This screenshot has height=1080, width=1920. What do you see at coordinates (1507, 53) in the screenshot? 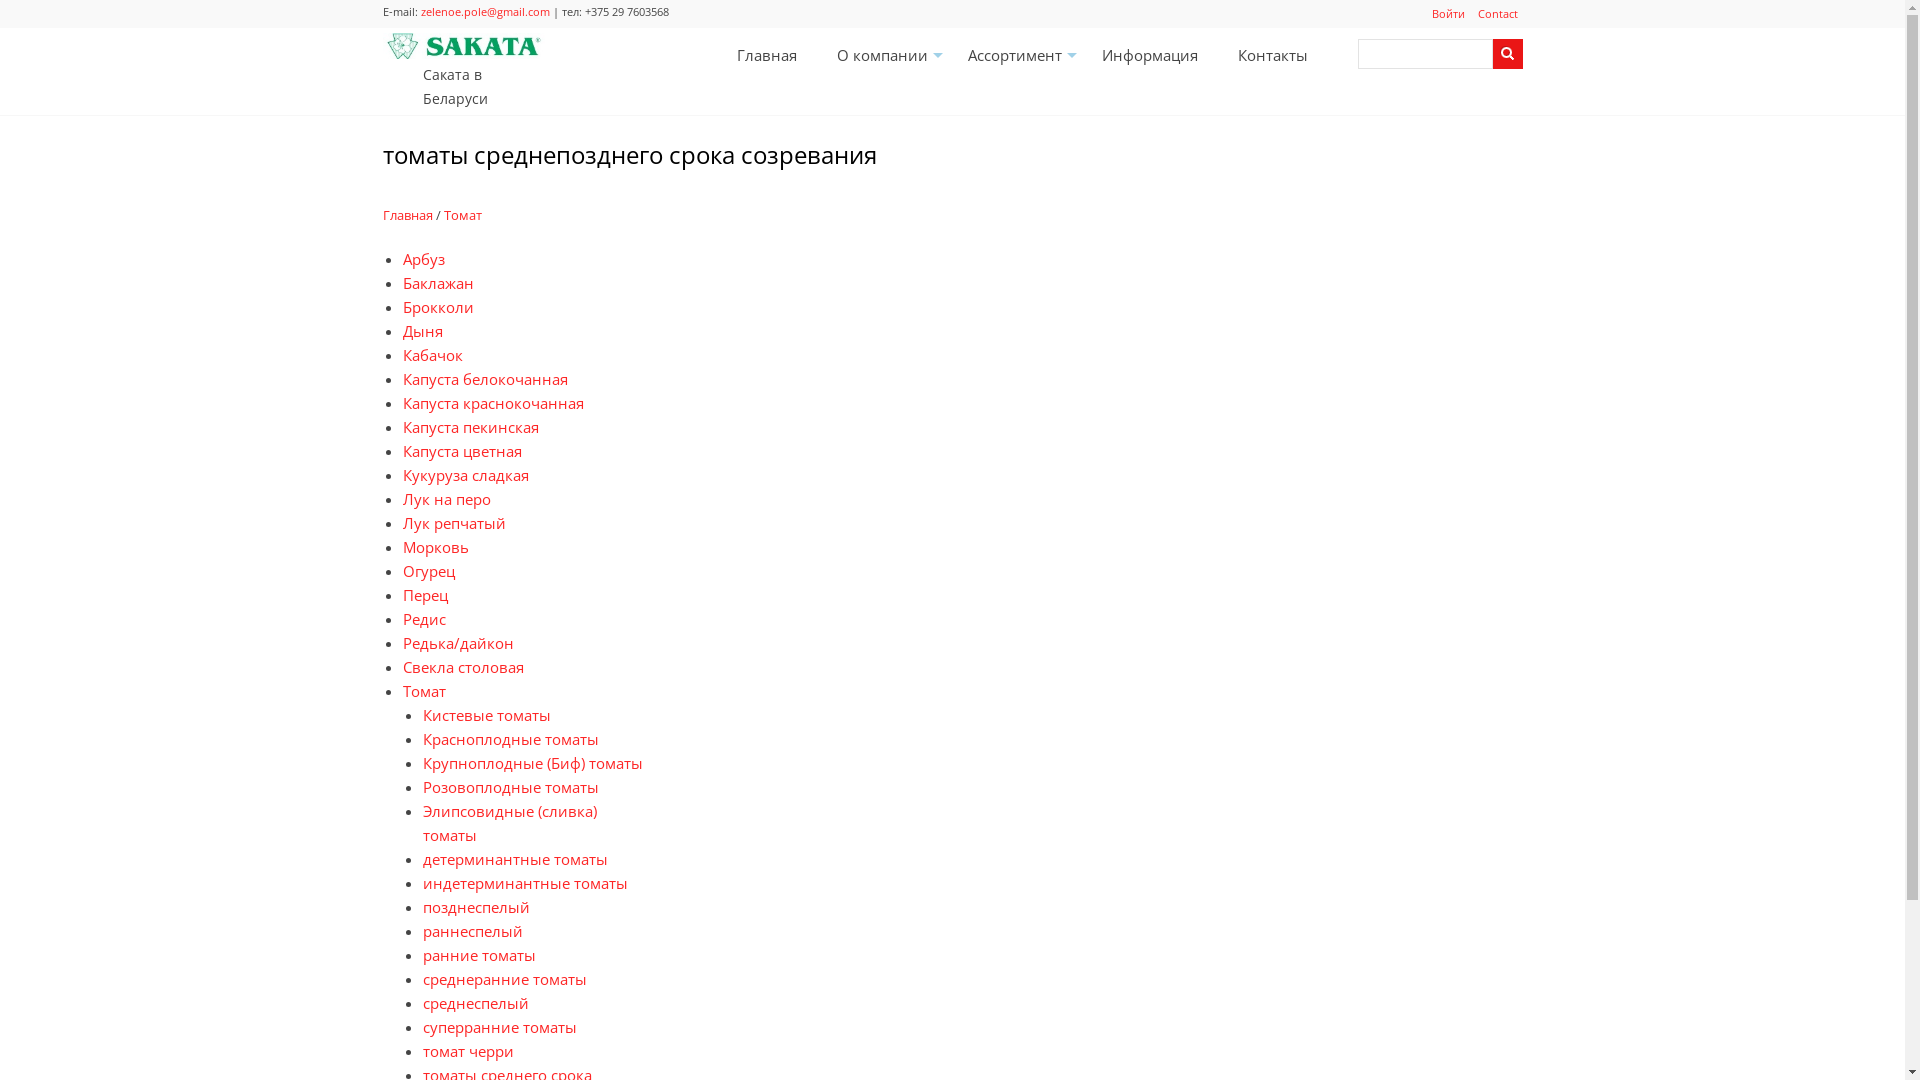
I see `'Search'` at bounding box center [1507, 53].